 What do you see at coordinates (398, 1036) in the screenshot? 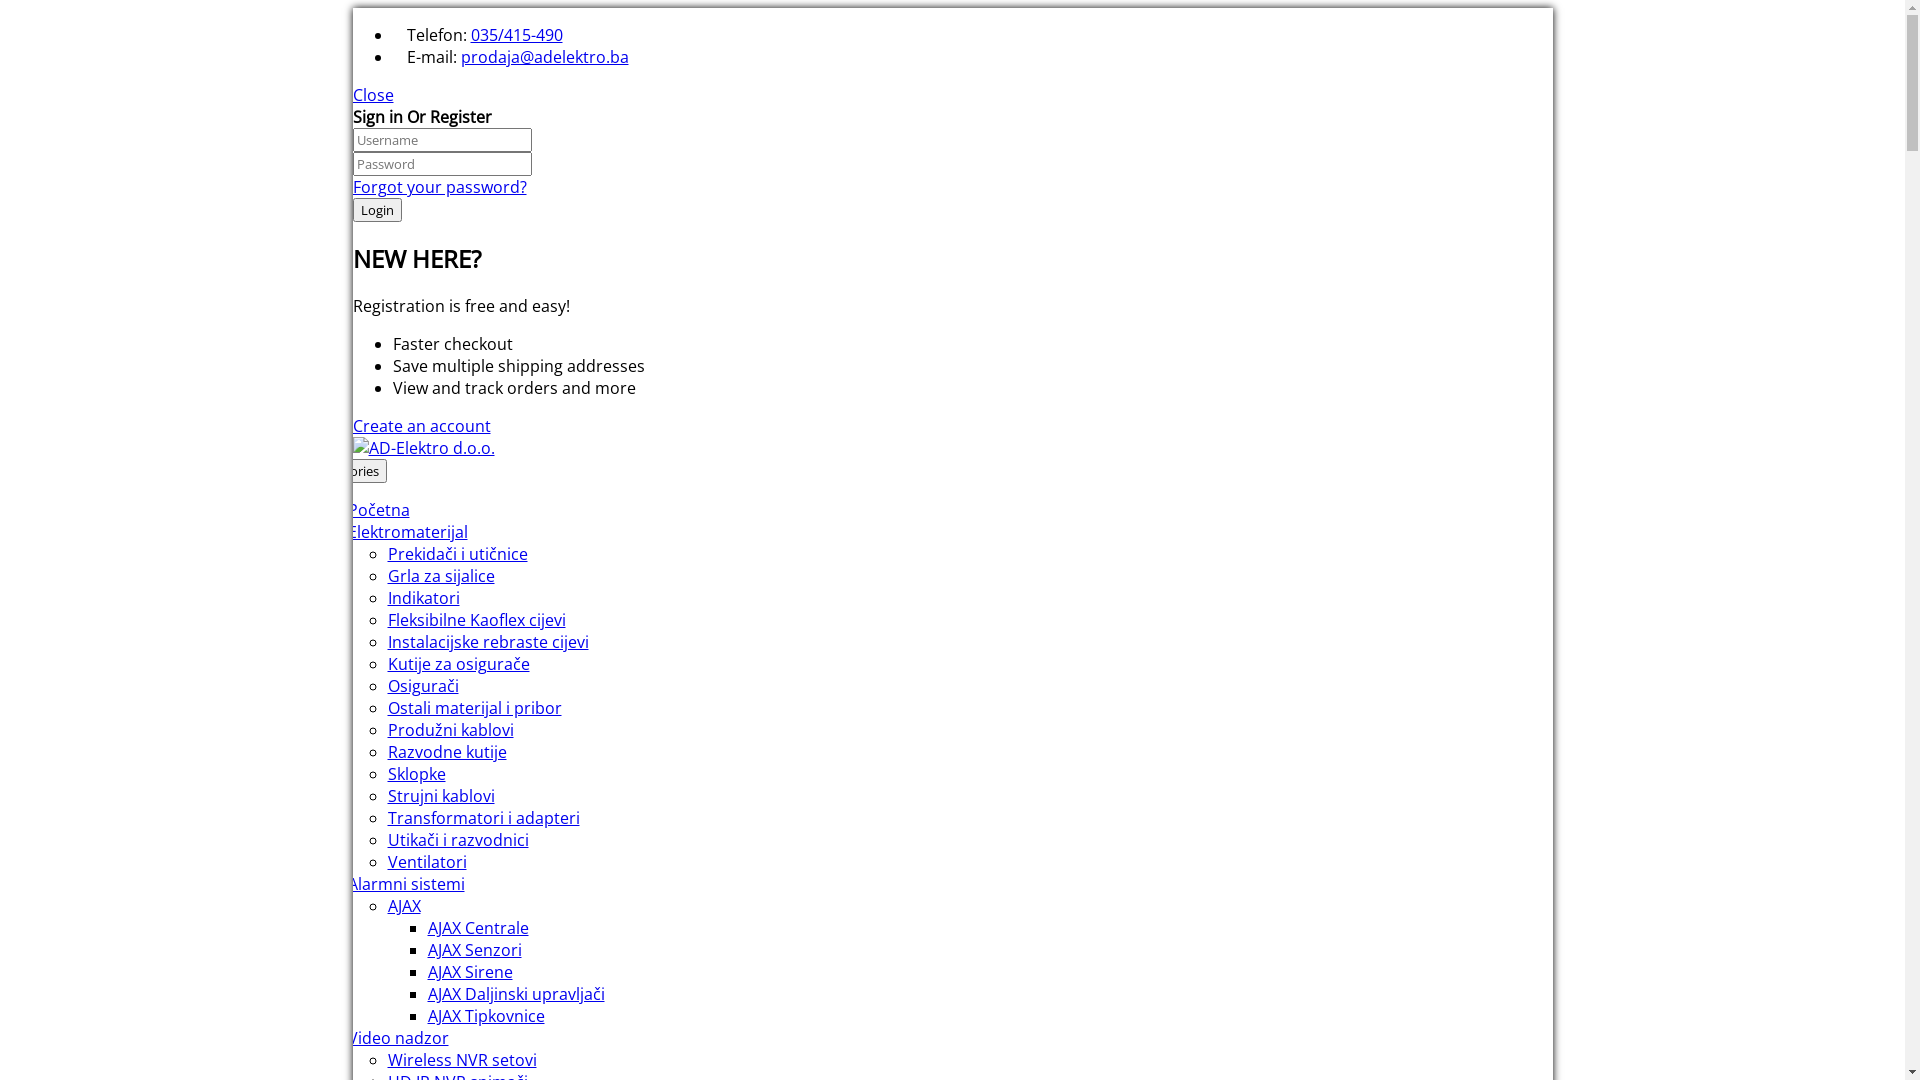
I see `'Video nadzor'` at bounding box center [398, 1036].